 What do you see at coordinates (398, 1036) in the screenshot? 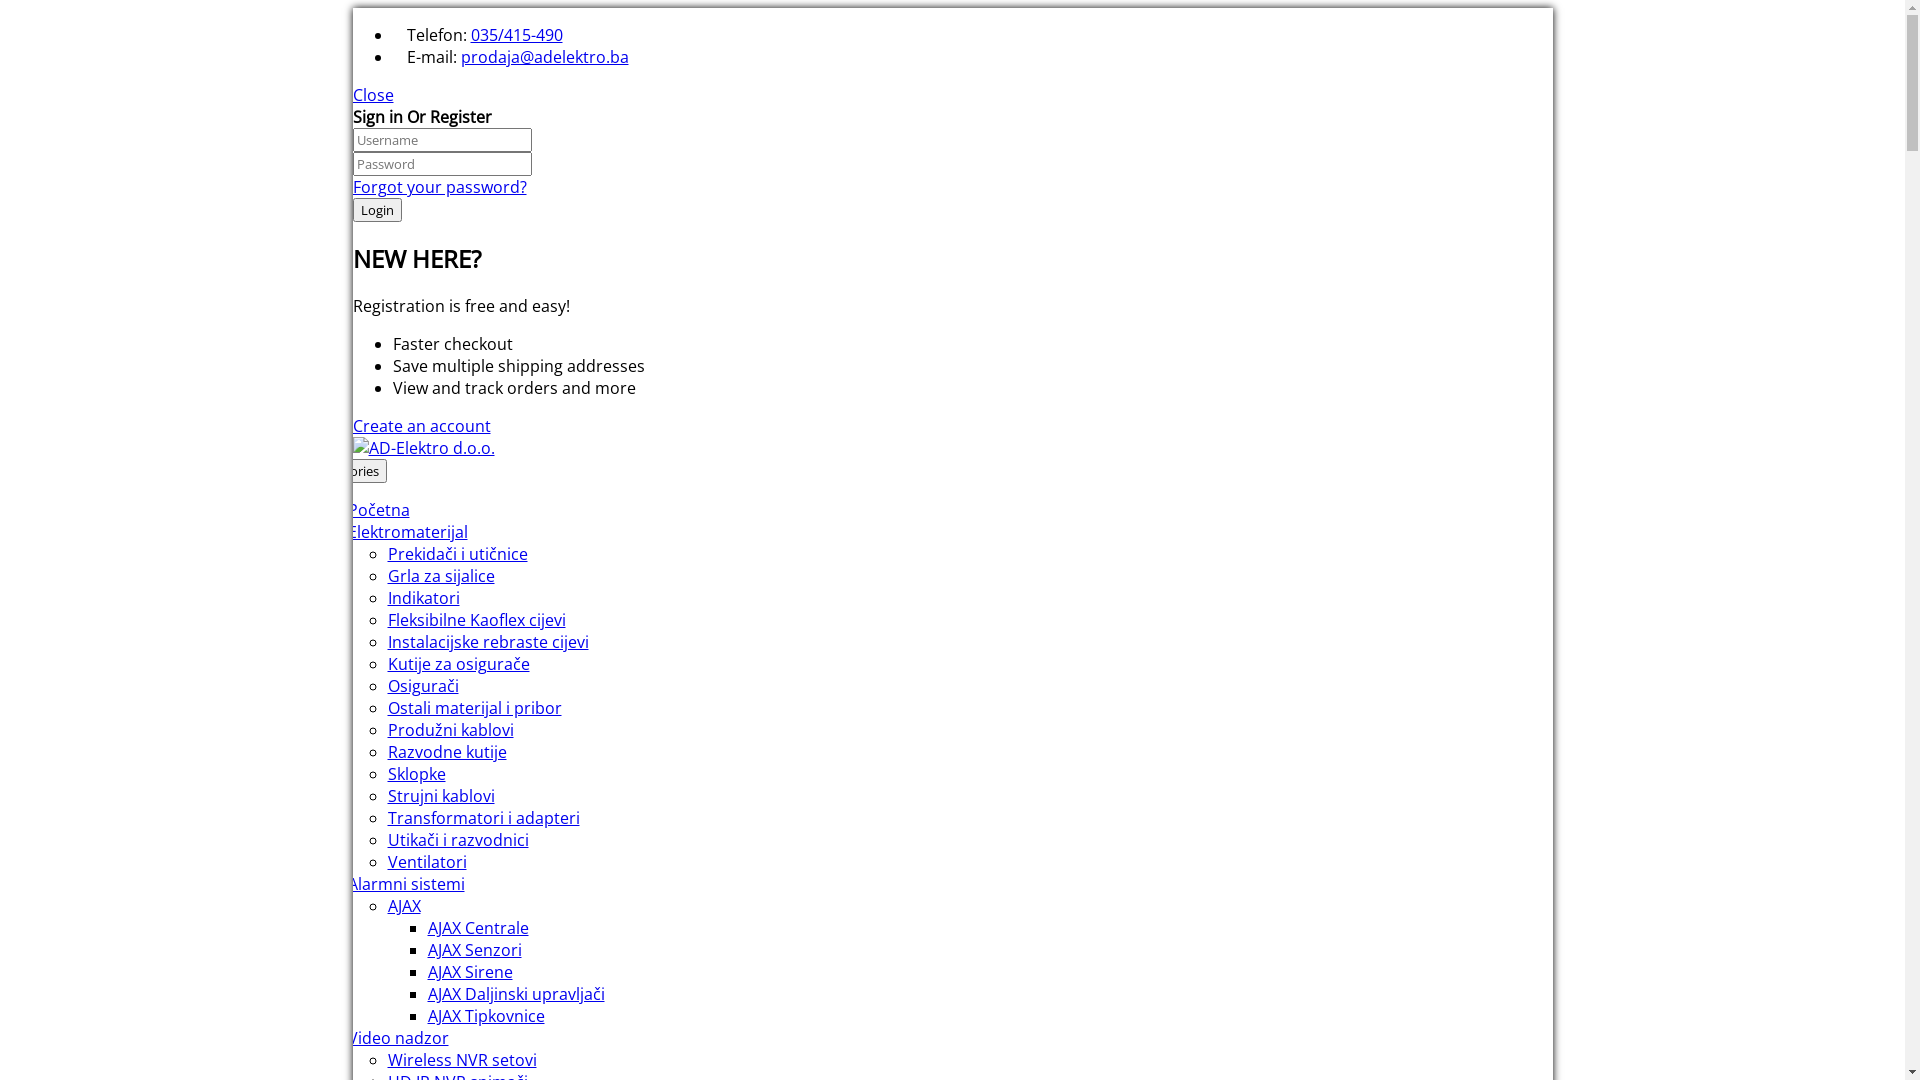
I see `'Video nadzor'` at bounding box center [398, 1036].